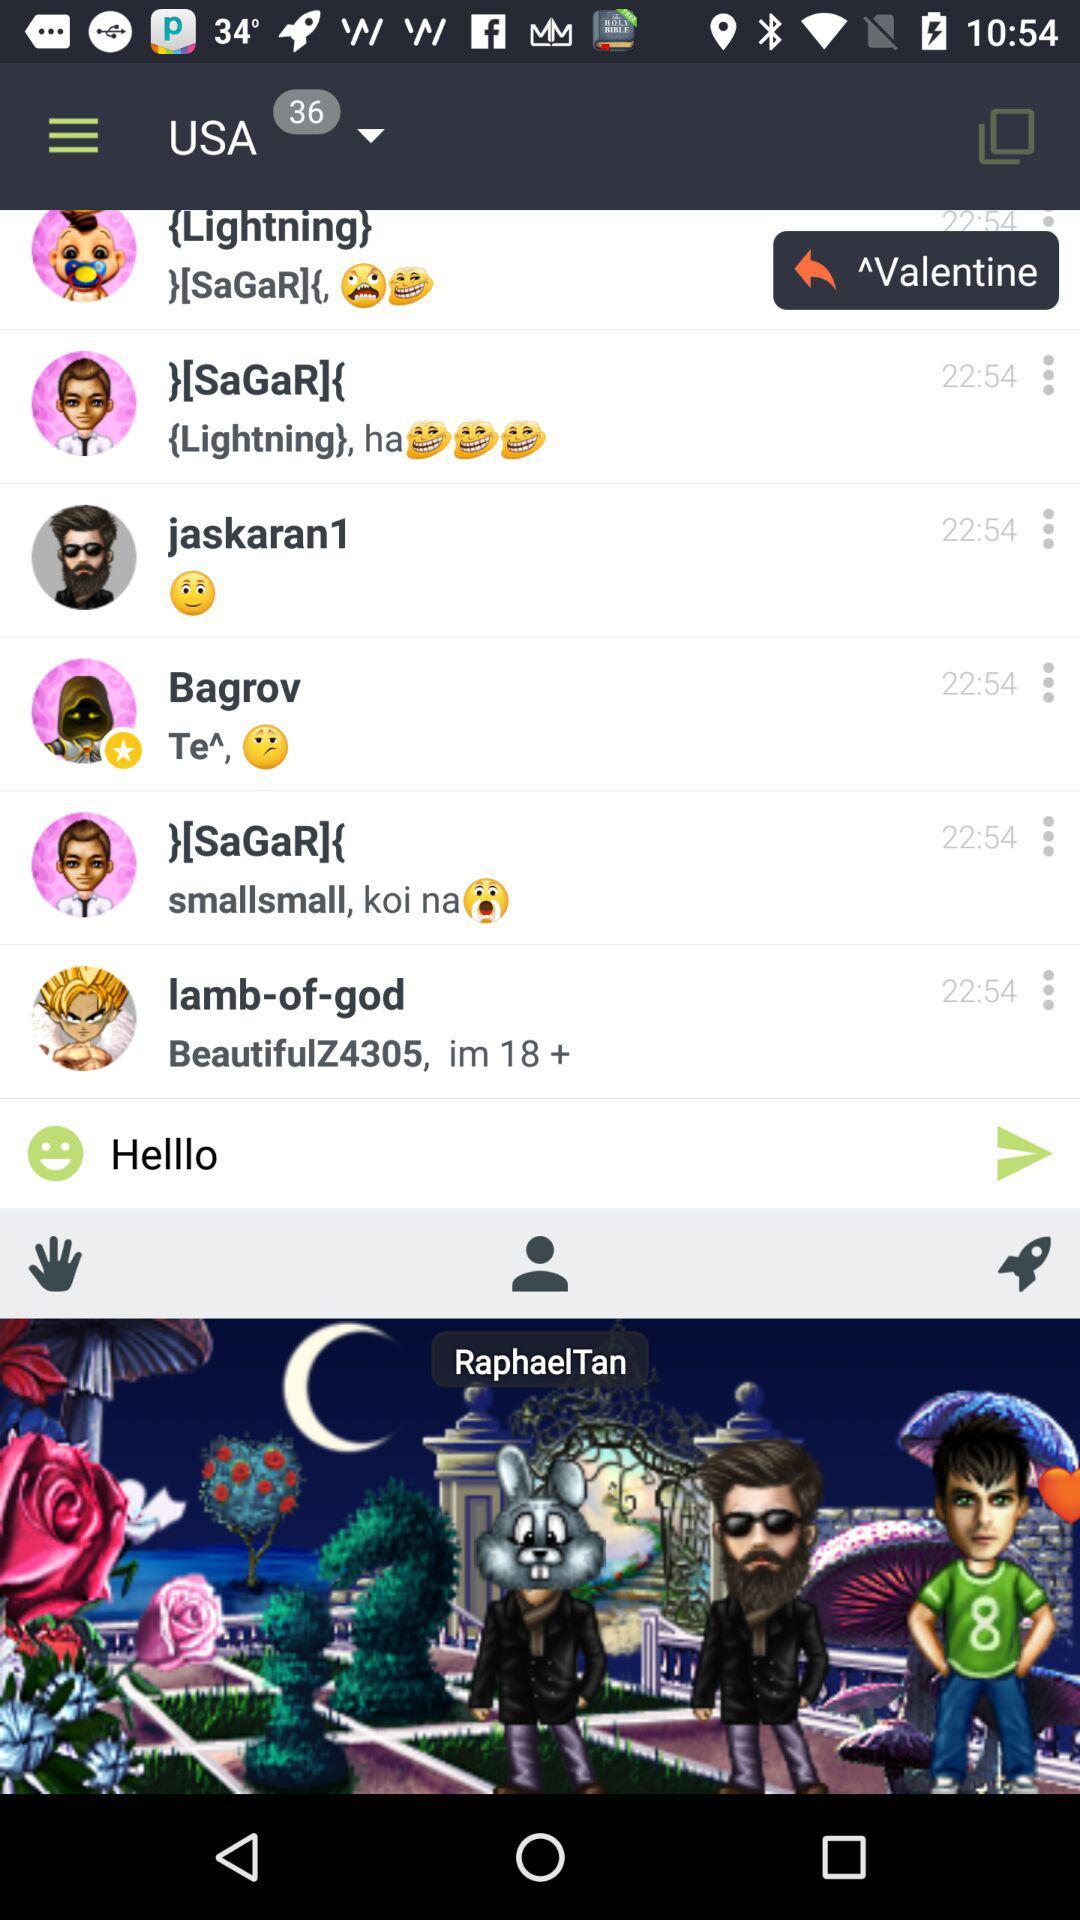 This screenshot has height=1920, width=1080. Describe the element at coordinates (1024, 1153) in the screenshot. I see `the send icon` at that location.